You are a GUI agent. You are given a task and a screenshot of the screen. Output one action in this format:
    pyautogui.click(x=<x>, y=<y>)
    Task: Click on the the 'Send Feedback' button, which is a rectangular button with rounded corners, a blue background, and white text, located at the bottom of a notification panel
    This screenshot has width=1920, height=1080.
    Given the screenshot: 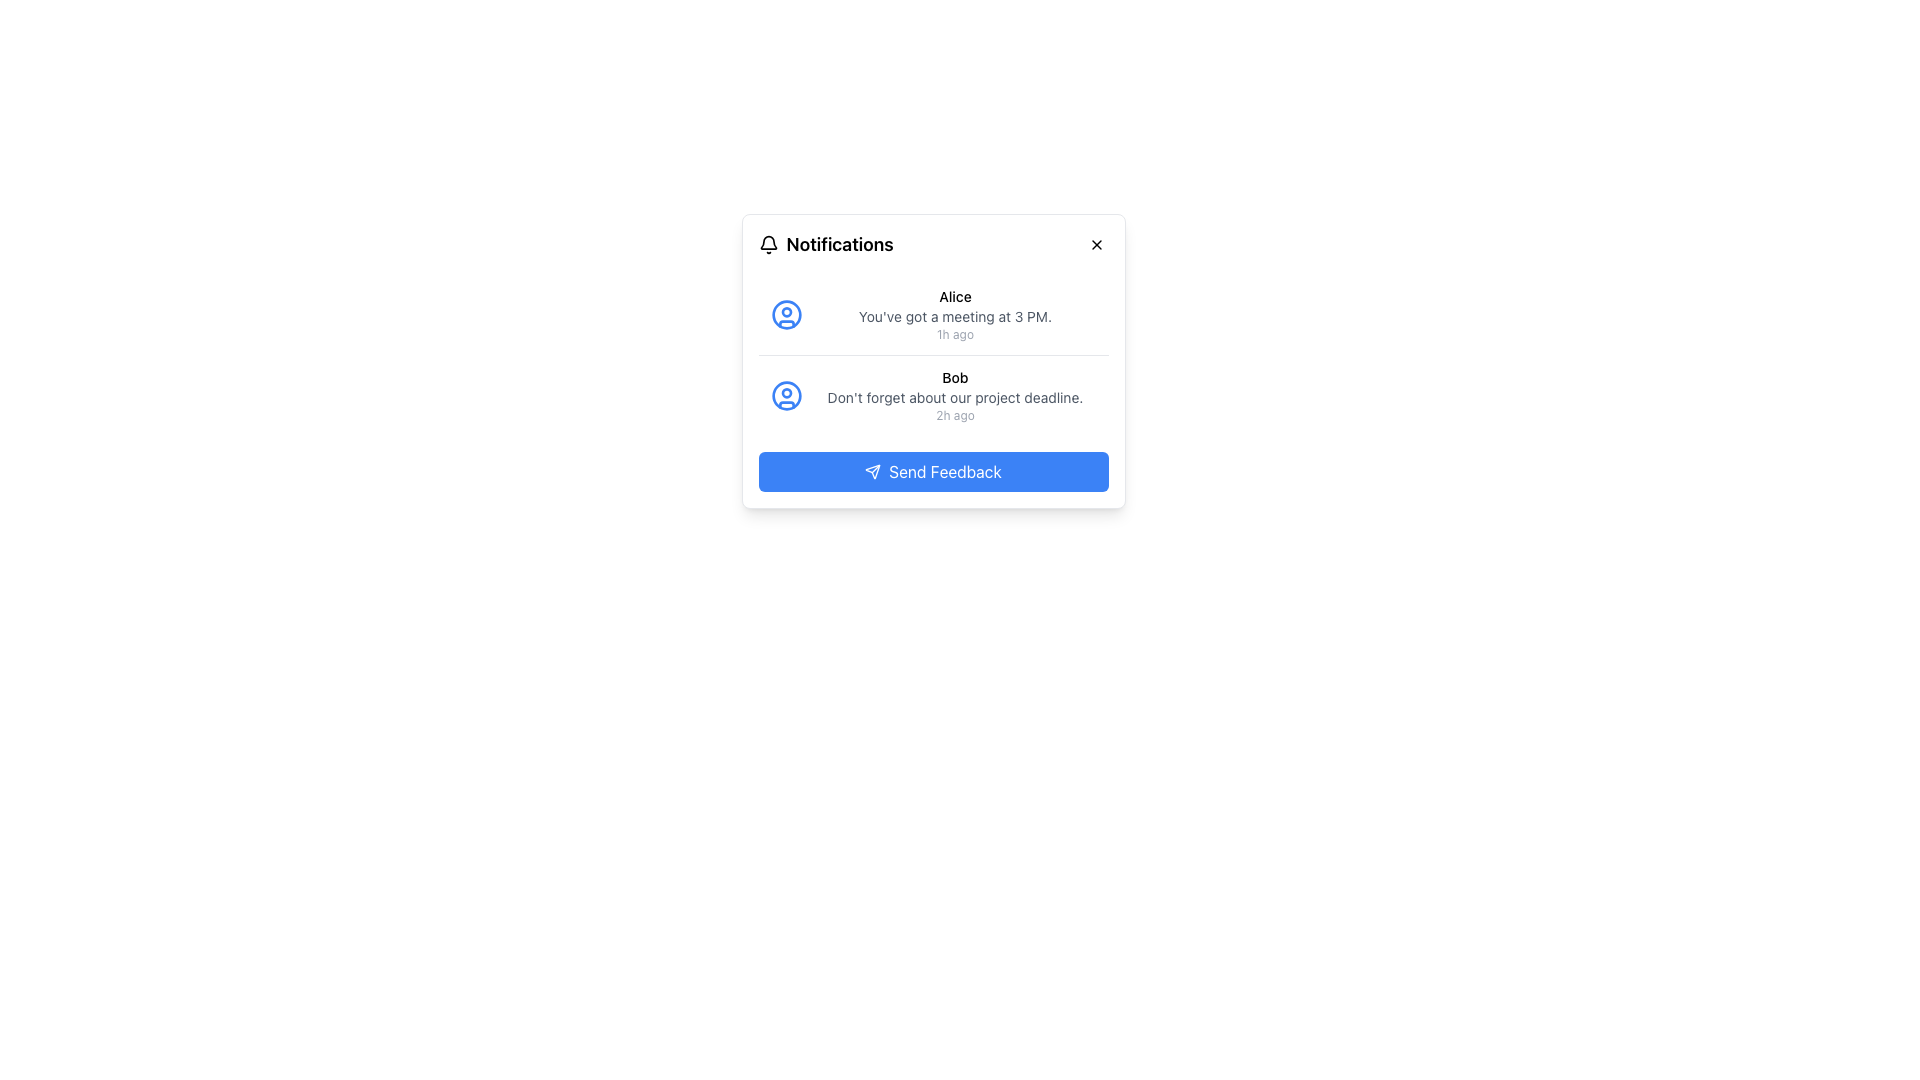 What is the action you would take?
    pyautogui.click(x=932, y=471)
    